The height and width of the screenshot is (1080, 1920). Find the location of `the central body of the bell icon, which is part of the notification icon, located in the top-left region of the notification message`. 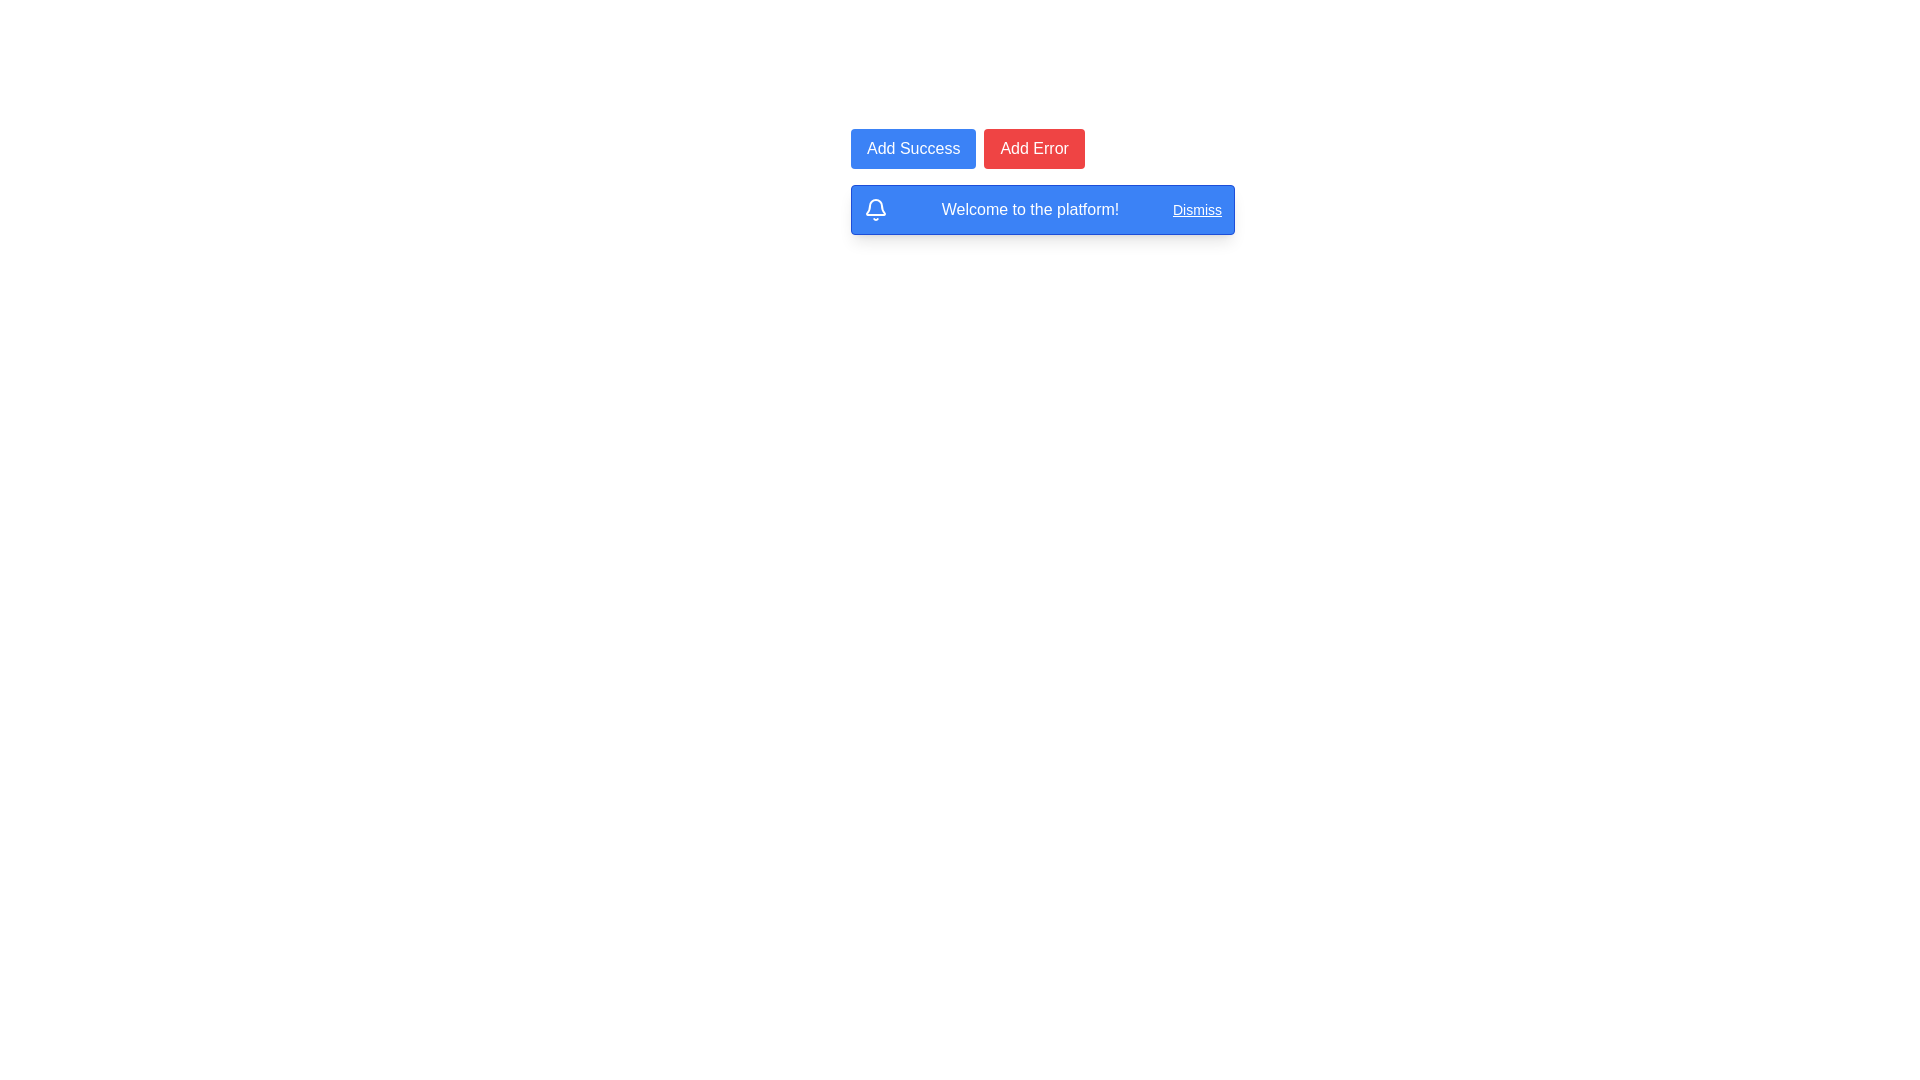

the central body of the bell icon, which is part of the notification icon, located in the top-left region of the notification message is located at coordinates (875, 207).